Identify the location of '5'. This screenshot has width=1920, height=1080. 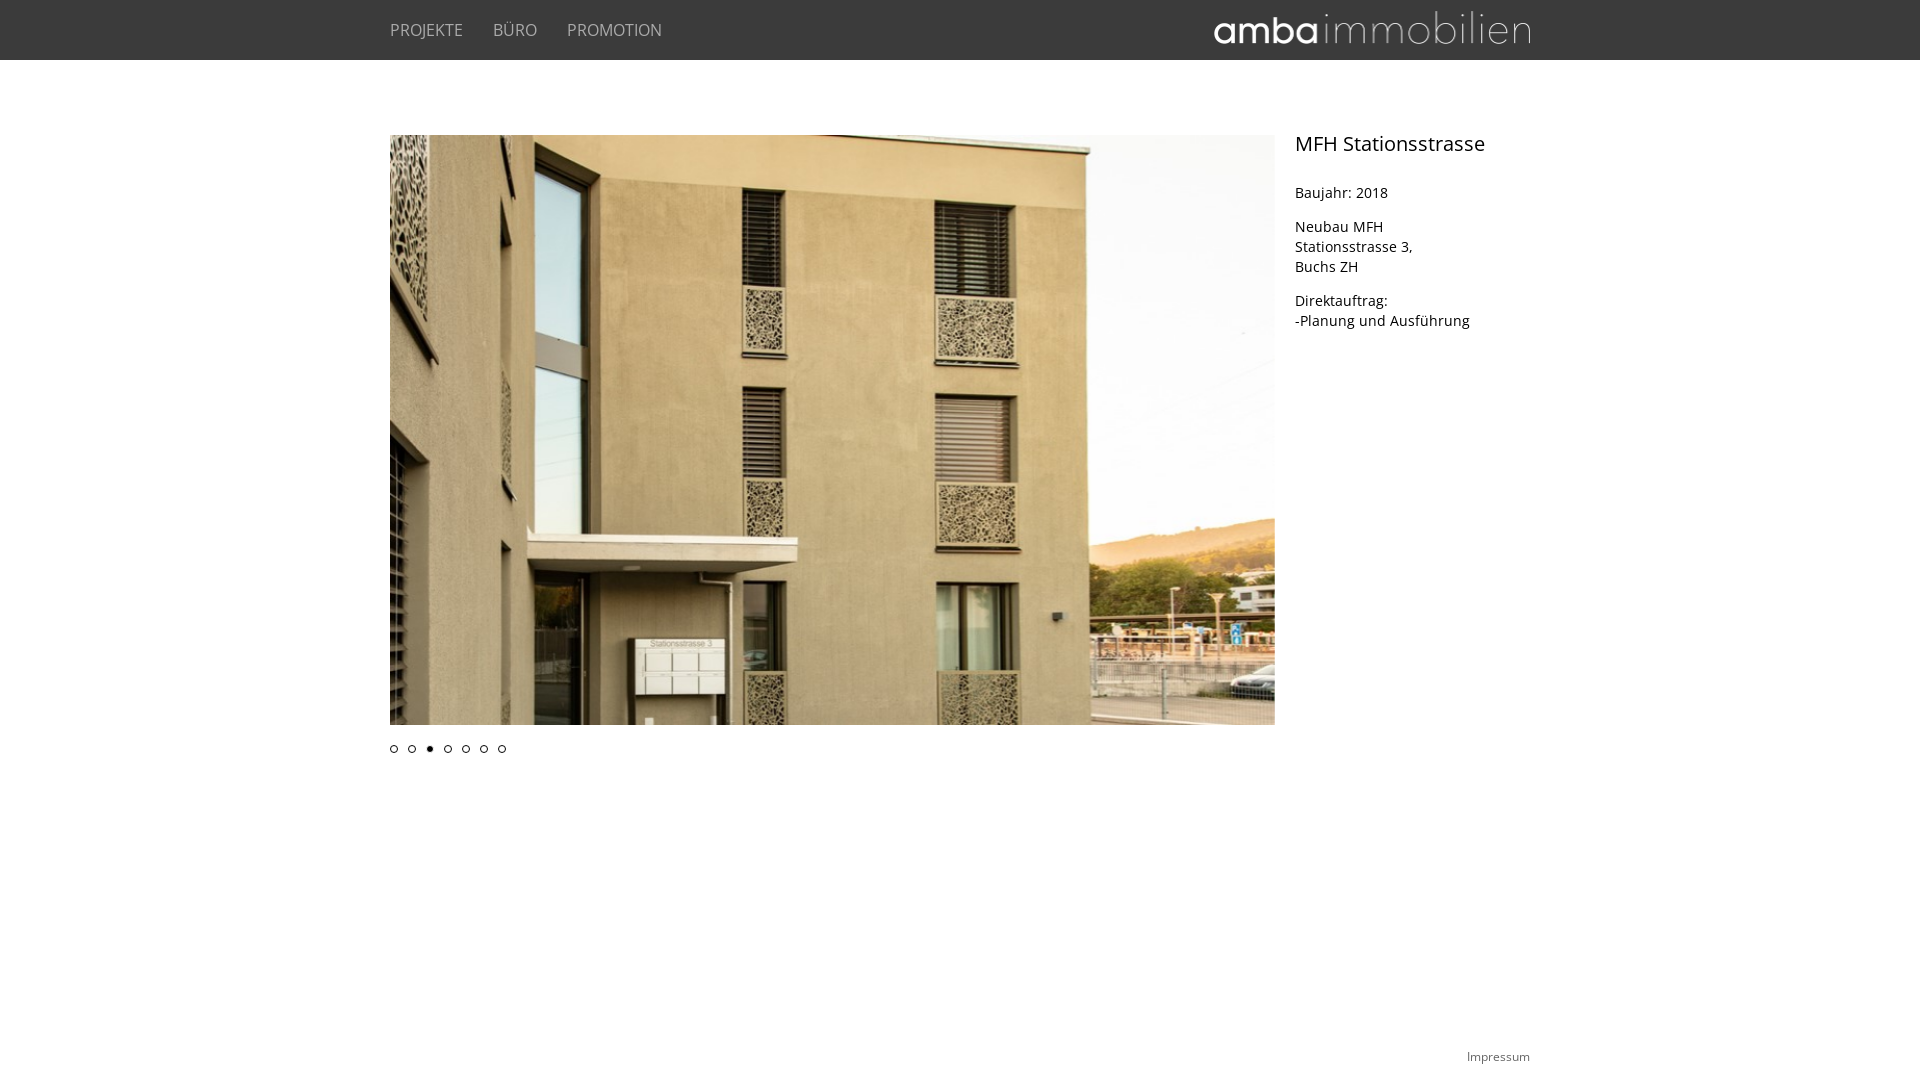
(464, 748).